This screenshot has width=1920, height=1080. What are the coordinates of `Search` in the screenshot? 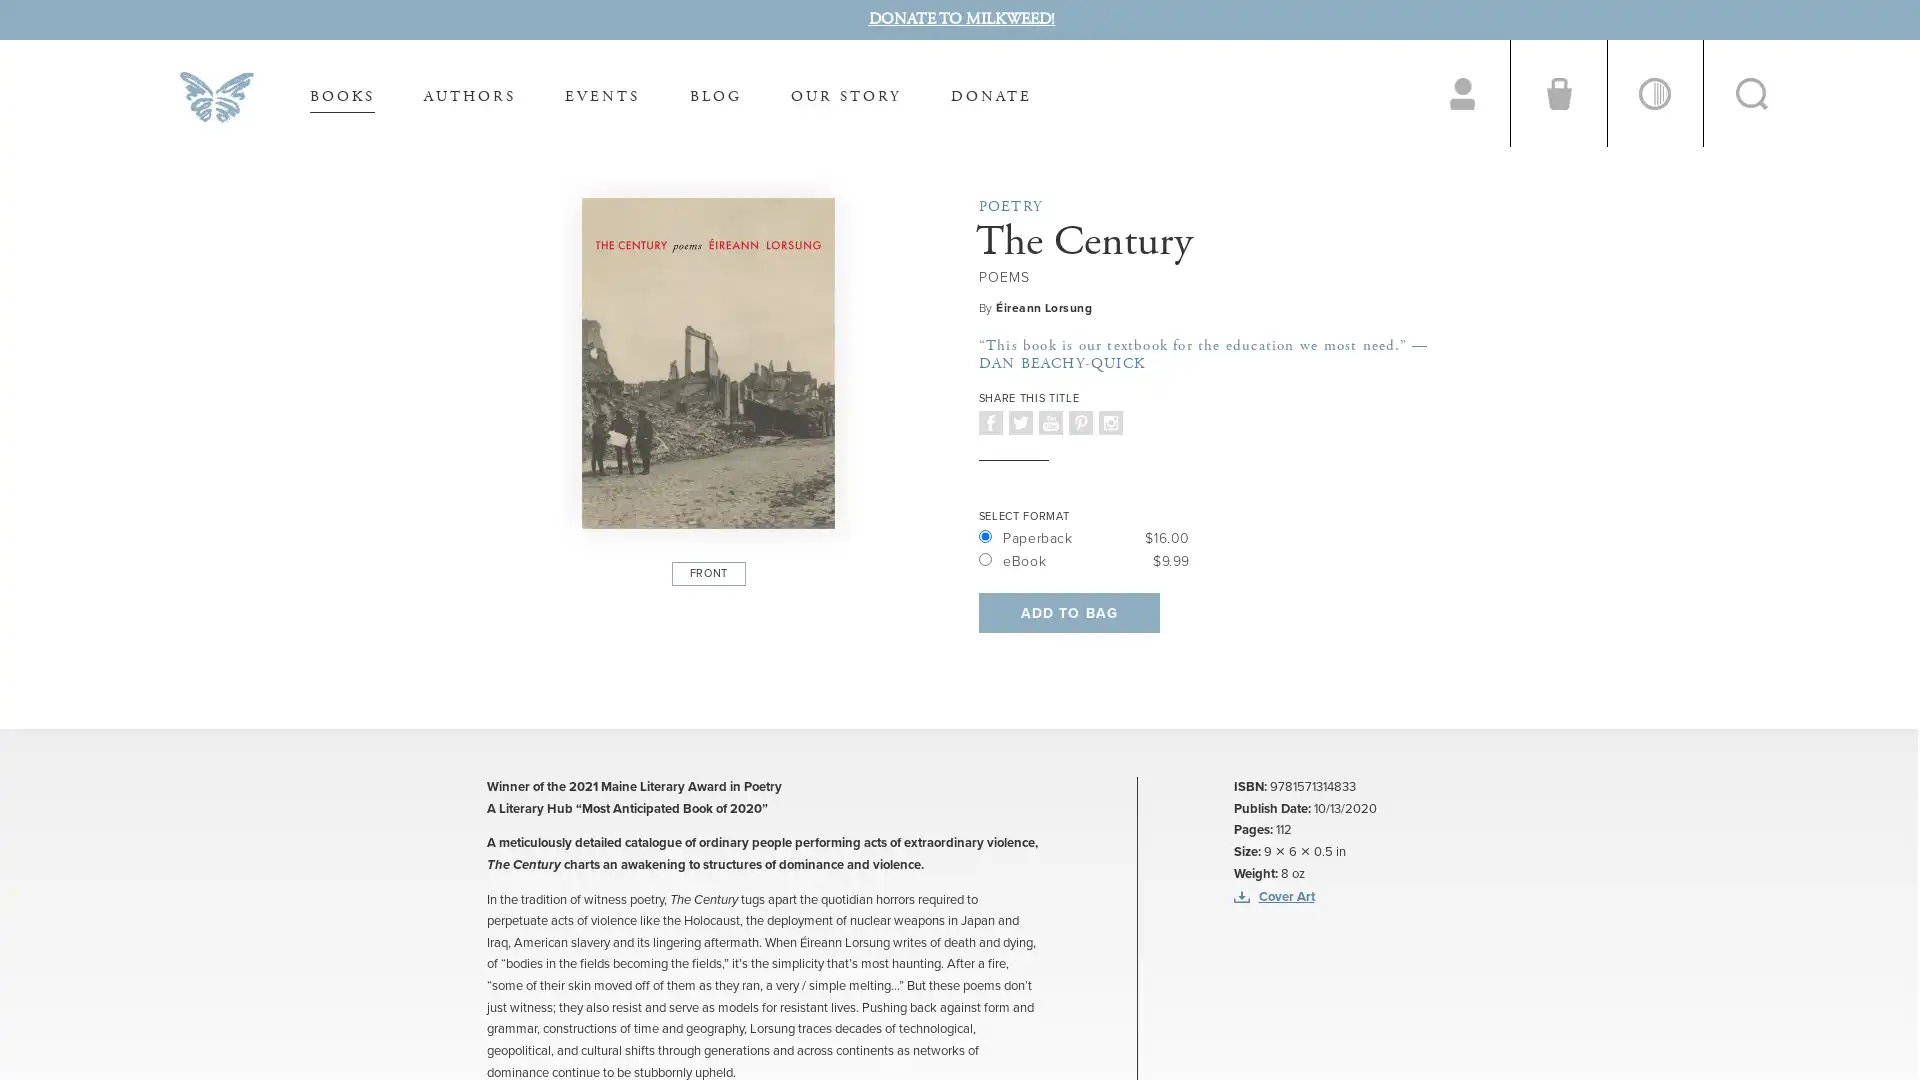 It's located at (1751, 93).